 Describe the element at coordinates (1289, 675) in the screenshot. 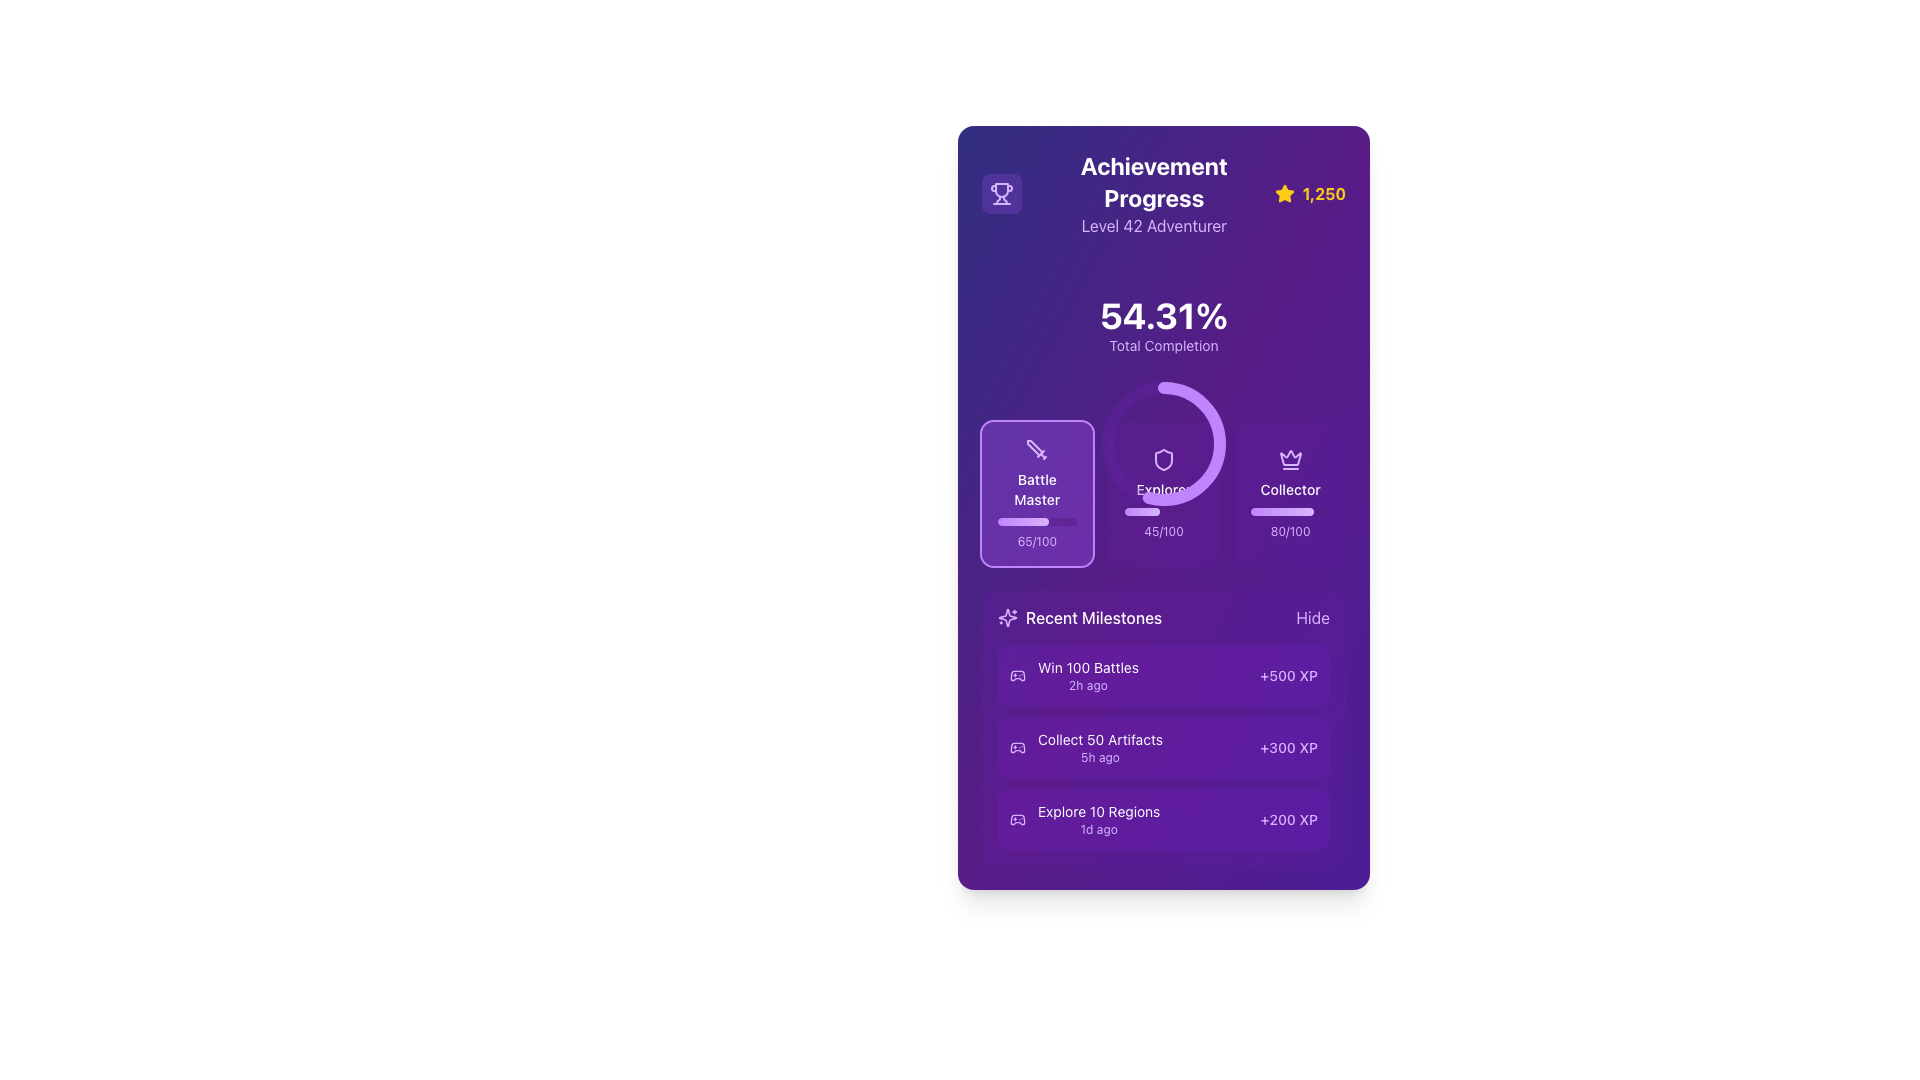

I see `the text label displaying the reward points (500 XP) for the milestone 'Win 100 Battles' located in the 'Recent Milestones' section` at that location.